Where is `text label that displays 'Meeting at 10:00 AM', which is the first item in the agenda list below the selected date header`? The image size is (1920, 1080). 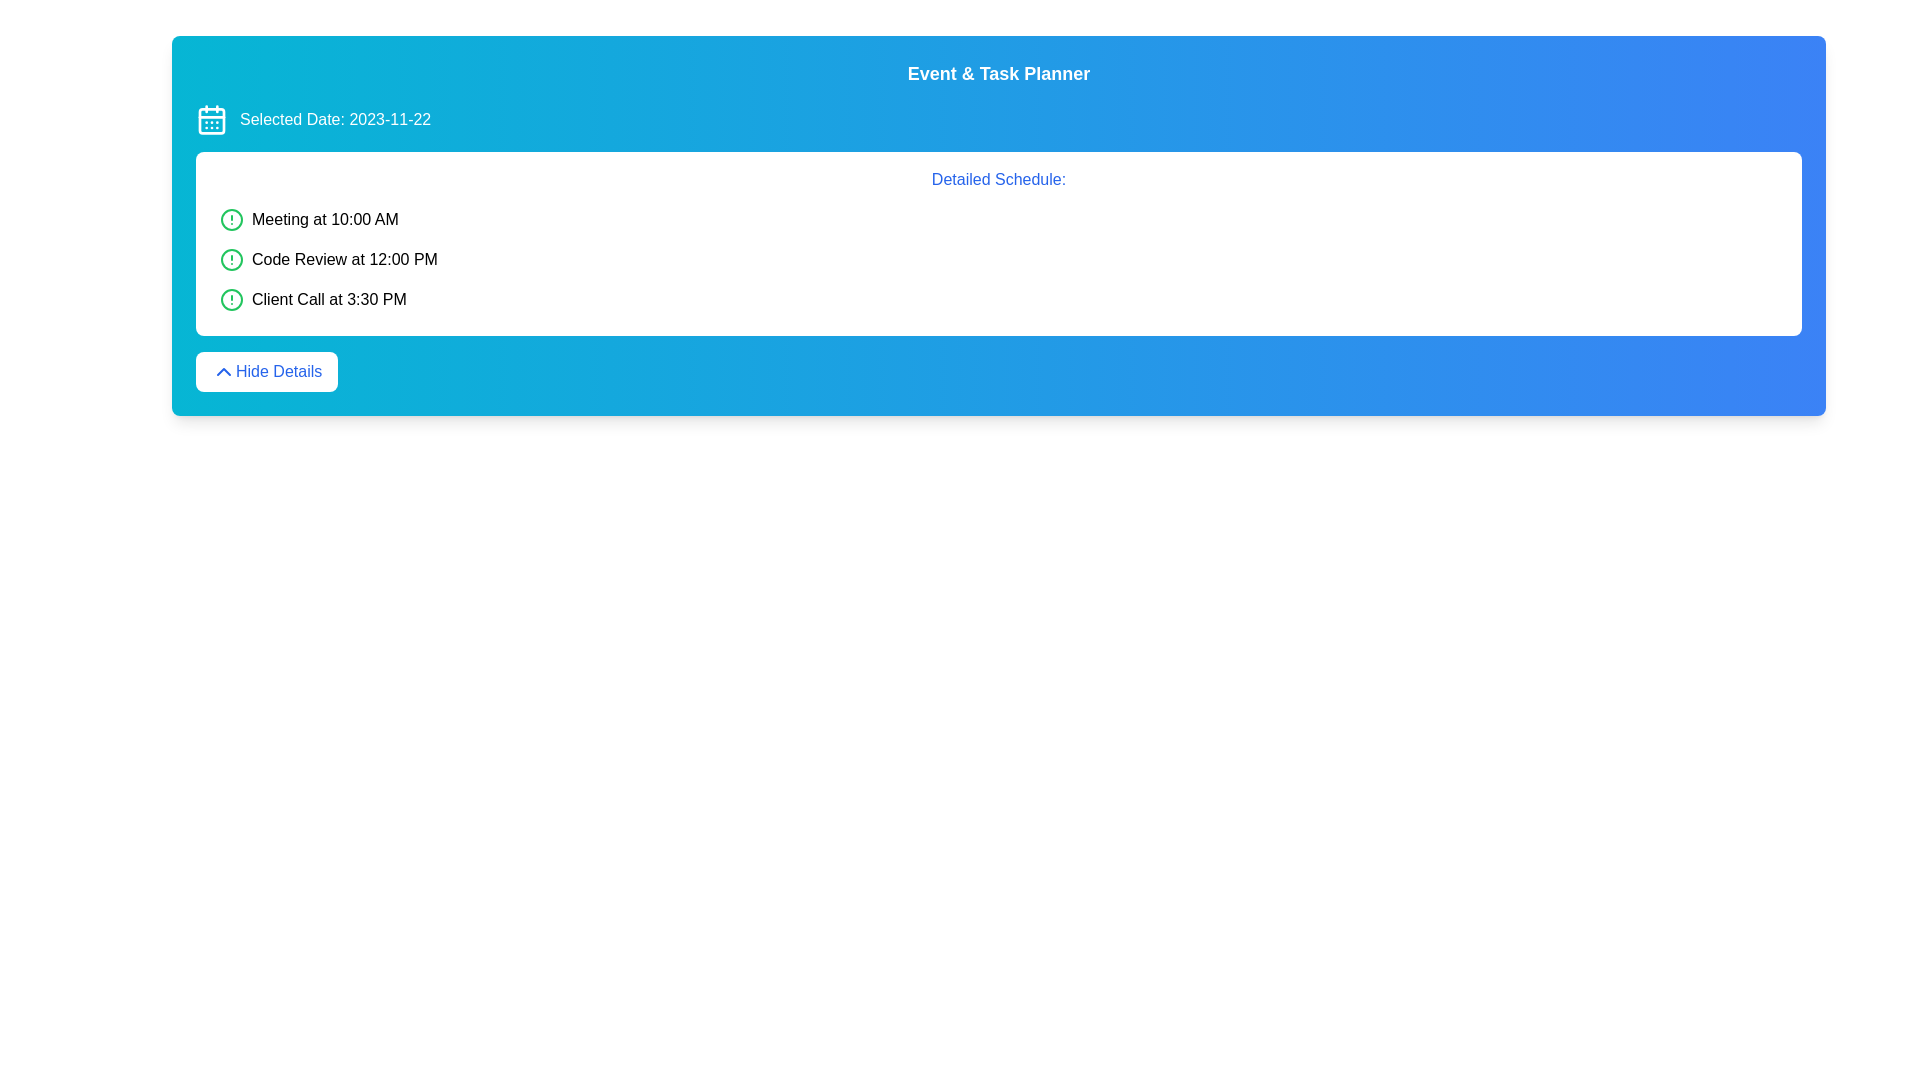
text label that displays 'Meeting at 10:00 AM', which is the first item in the agenda list below the selected date header is located at coordinates (325, 219).